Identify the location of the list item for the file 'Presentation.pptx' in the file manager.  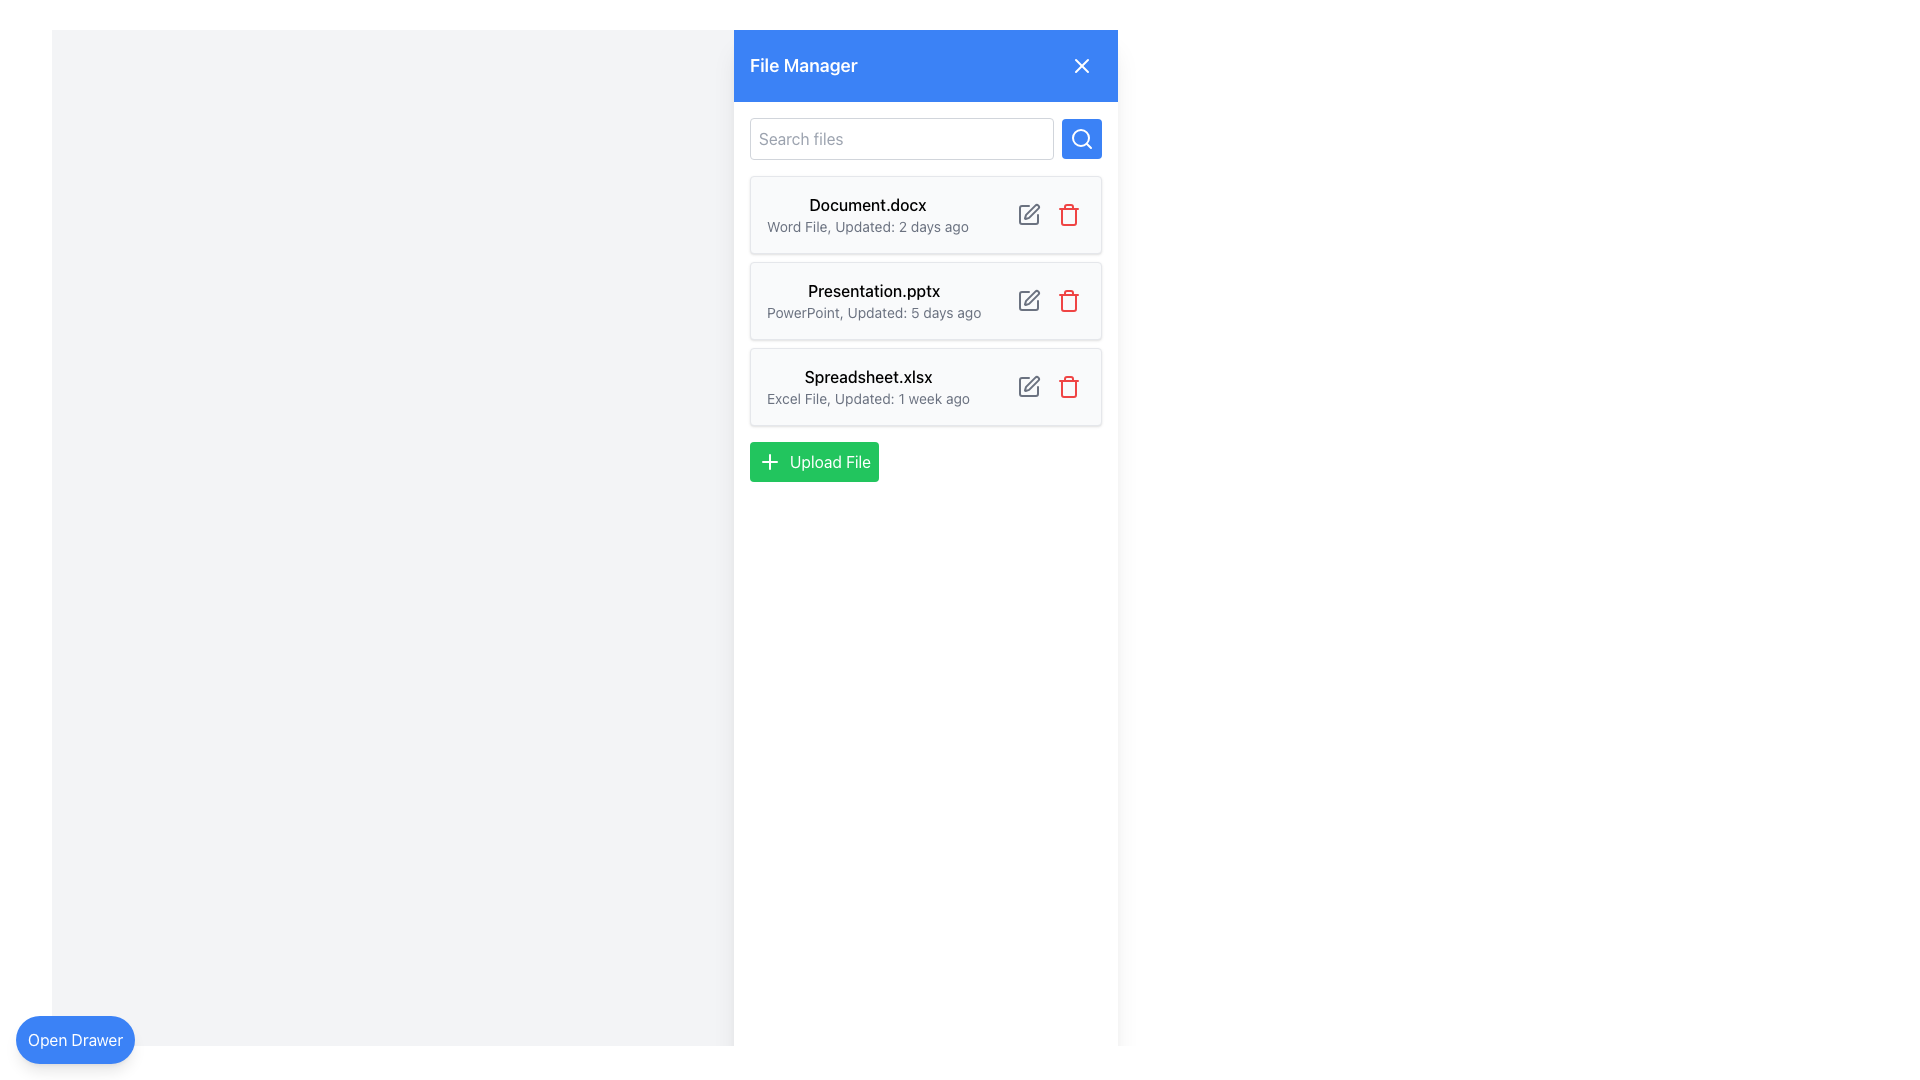
(925, 300).